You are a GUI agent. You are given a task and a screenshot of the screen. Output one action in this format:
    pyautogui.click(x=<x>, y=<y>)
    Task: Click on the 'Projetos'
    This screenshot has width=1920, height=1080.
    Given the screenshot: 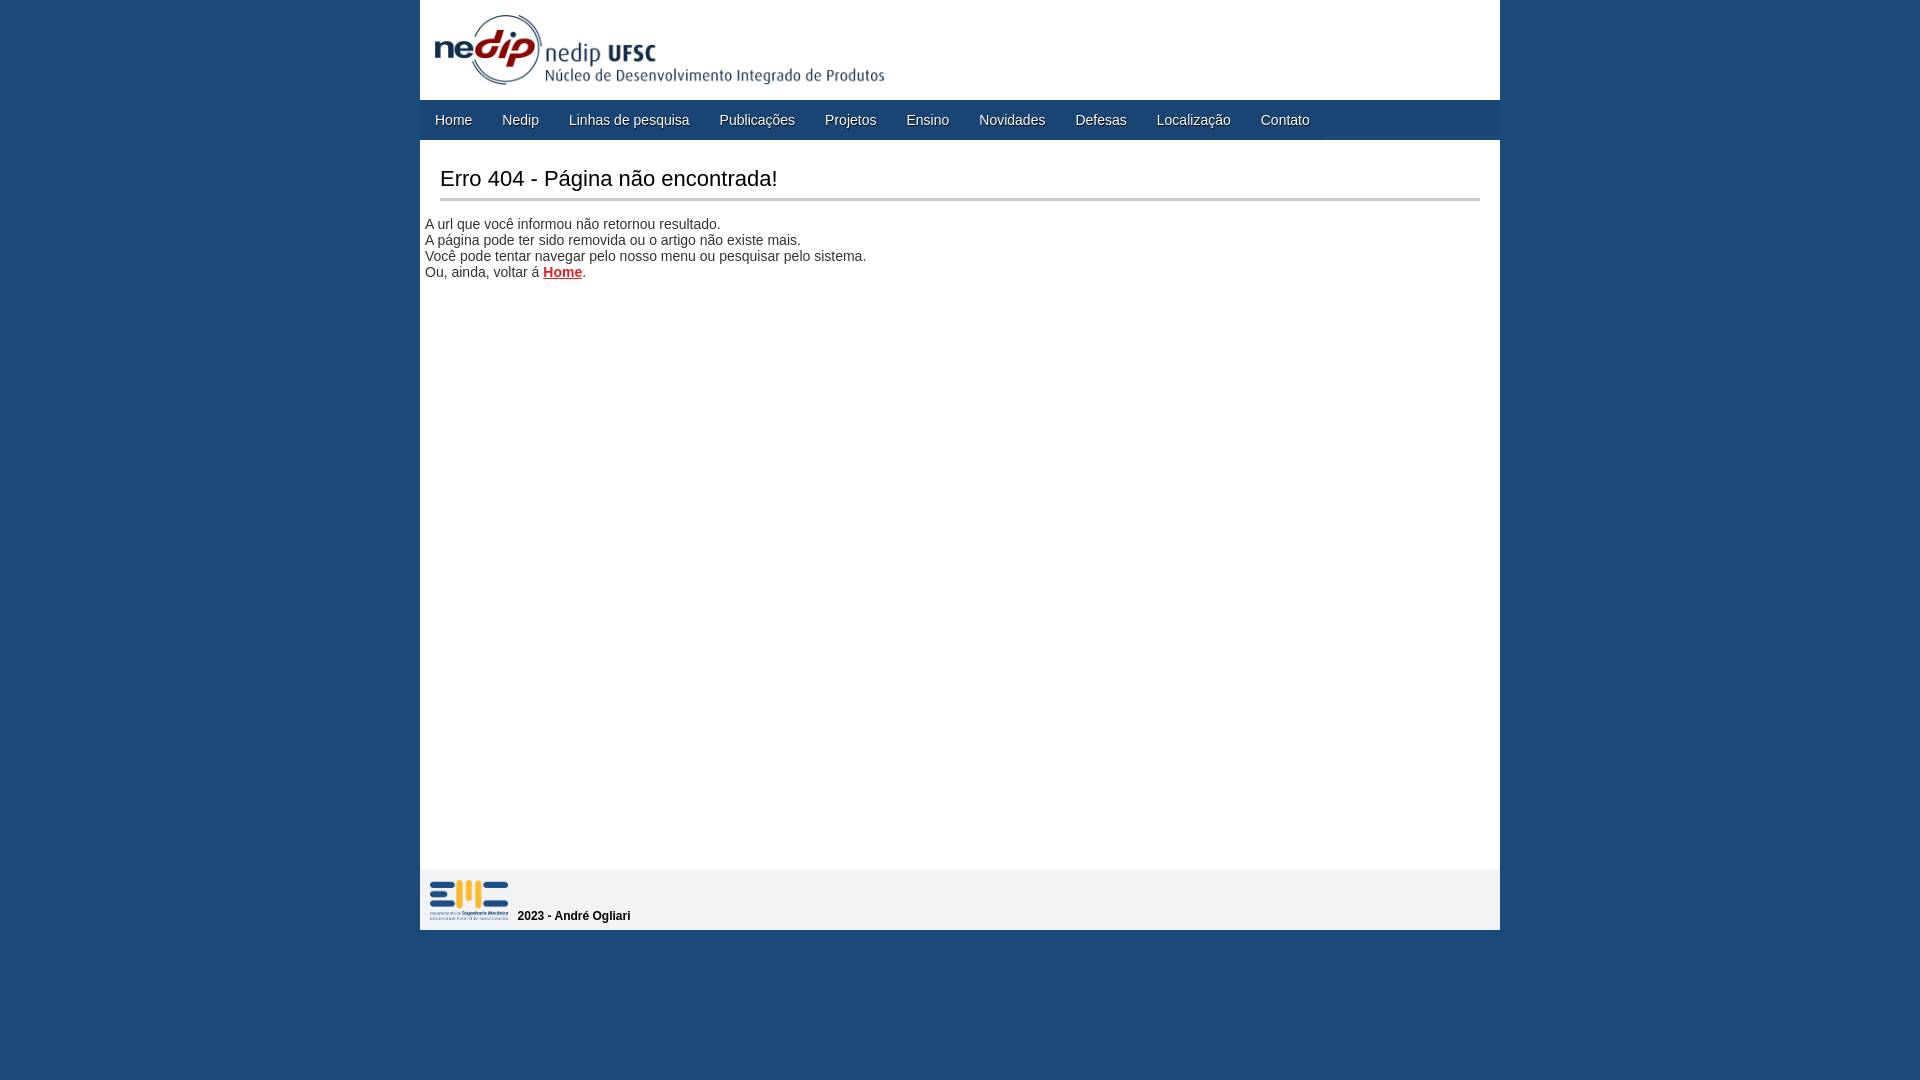 What is the action you would take?
    pyautogui.click(x=850, y=119)
    